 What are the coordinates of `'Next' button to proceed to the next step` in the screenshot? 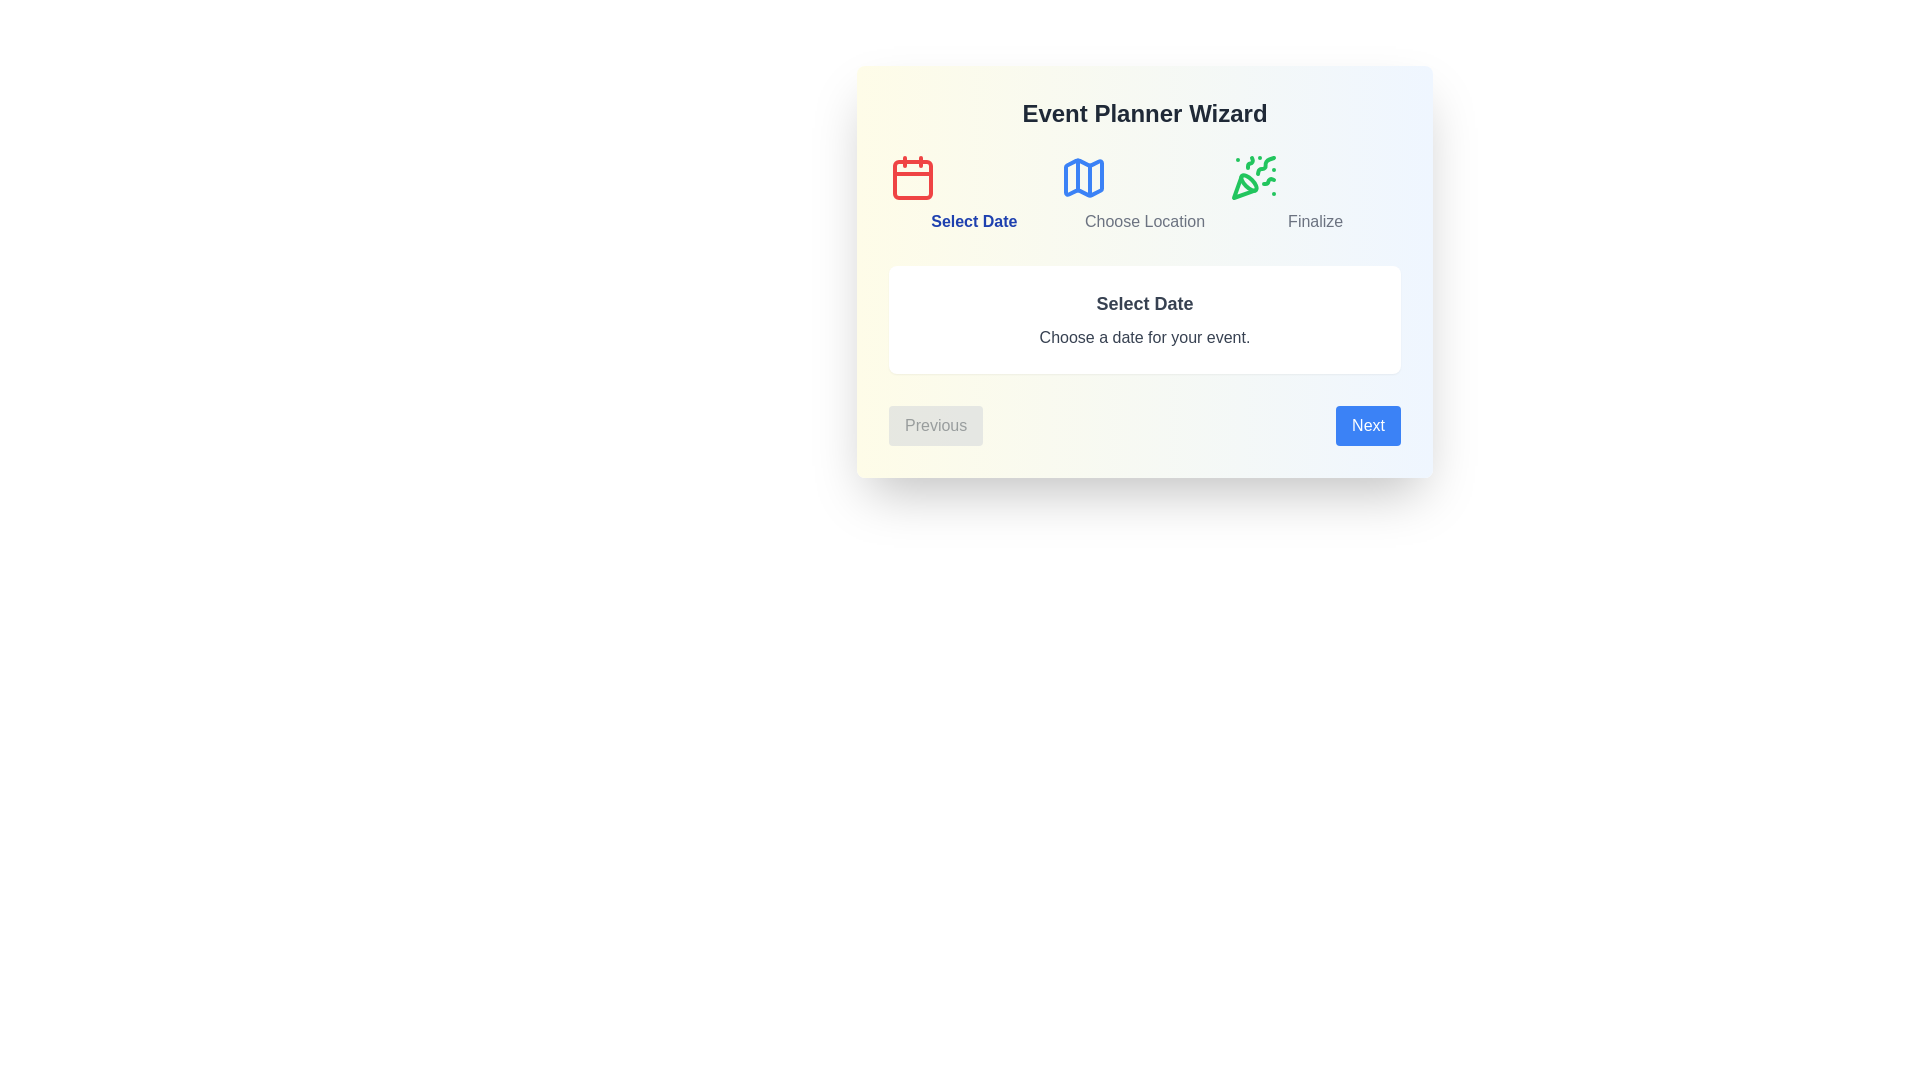 It's located at (1367, 424).